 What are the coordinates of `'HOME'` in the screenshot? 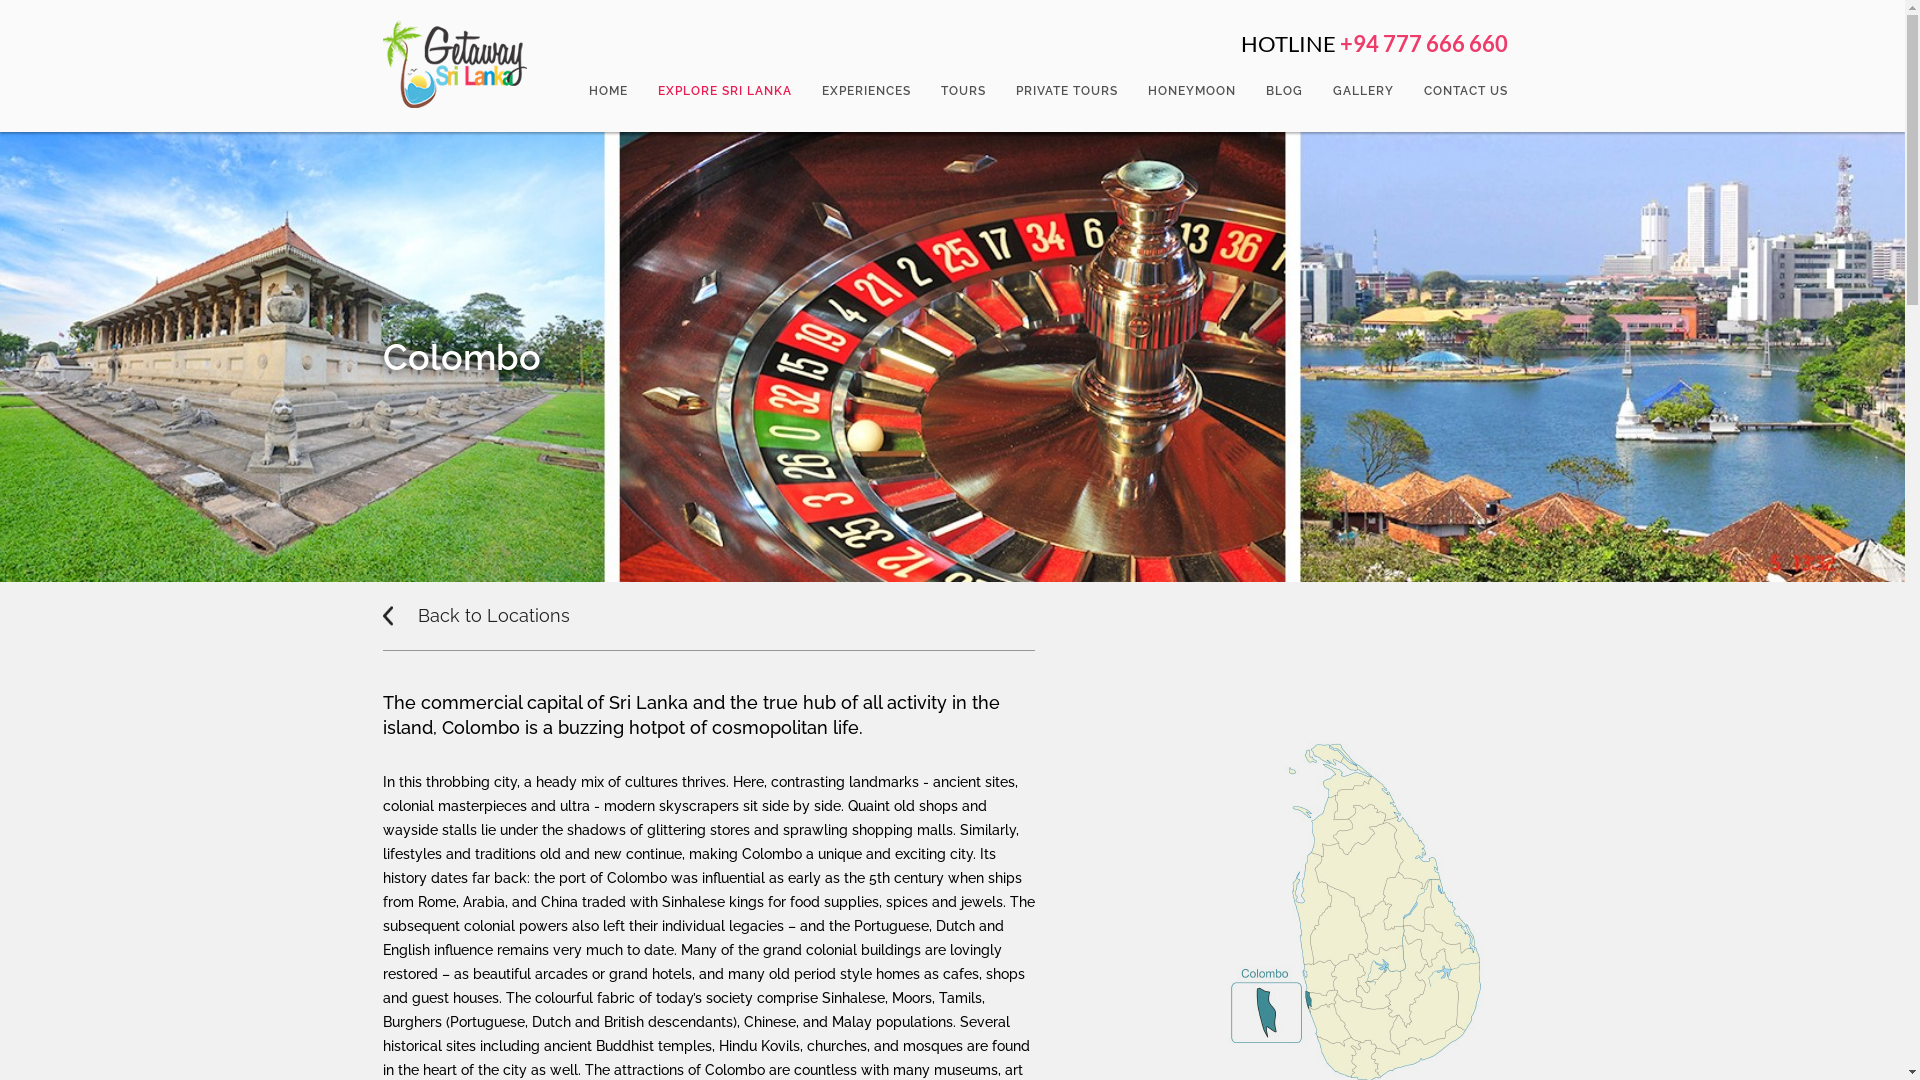 It's located at (607, 91).